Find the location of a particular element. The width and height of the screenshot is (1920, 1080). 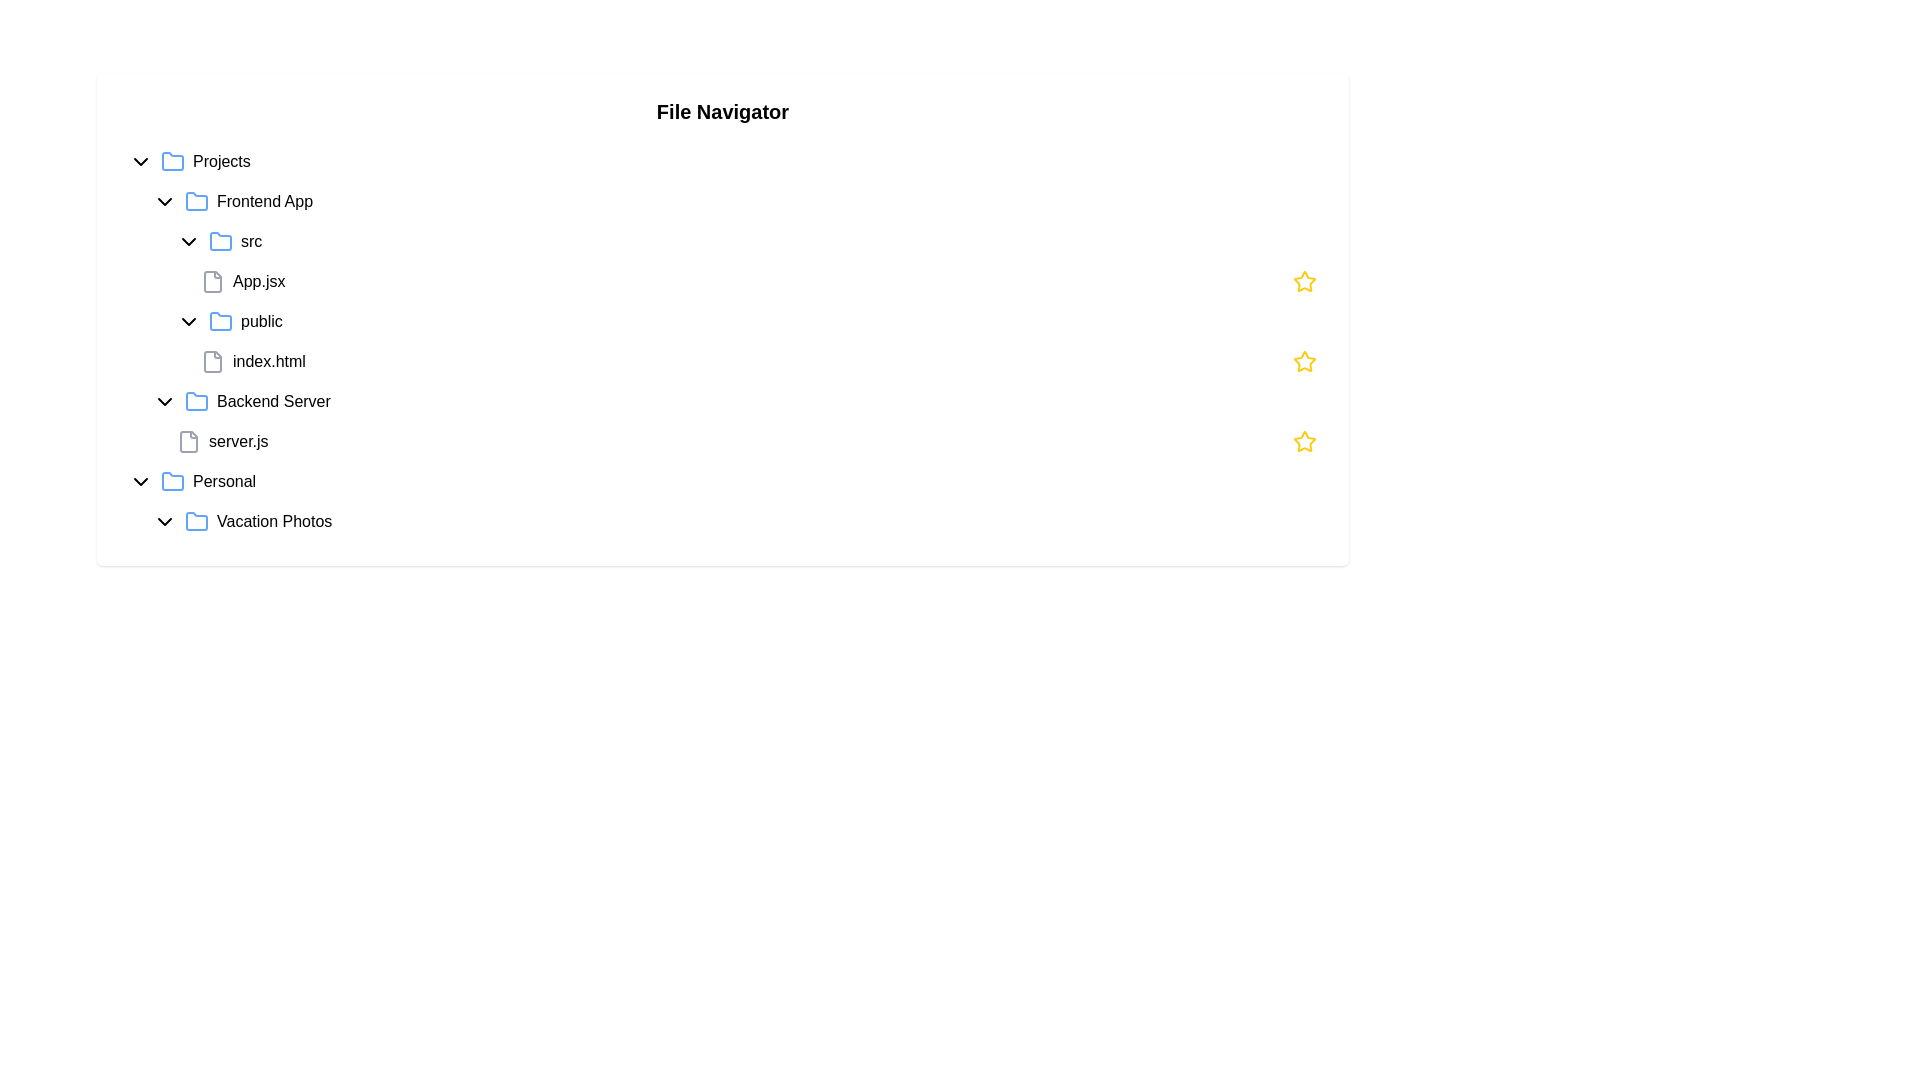

the compact gray file icon located to the left of the text 'App.jsx' is located at coordinates (212, 281).